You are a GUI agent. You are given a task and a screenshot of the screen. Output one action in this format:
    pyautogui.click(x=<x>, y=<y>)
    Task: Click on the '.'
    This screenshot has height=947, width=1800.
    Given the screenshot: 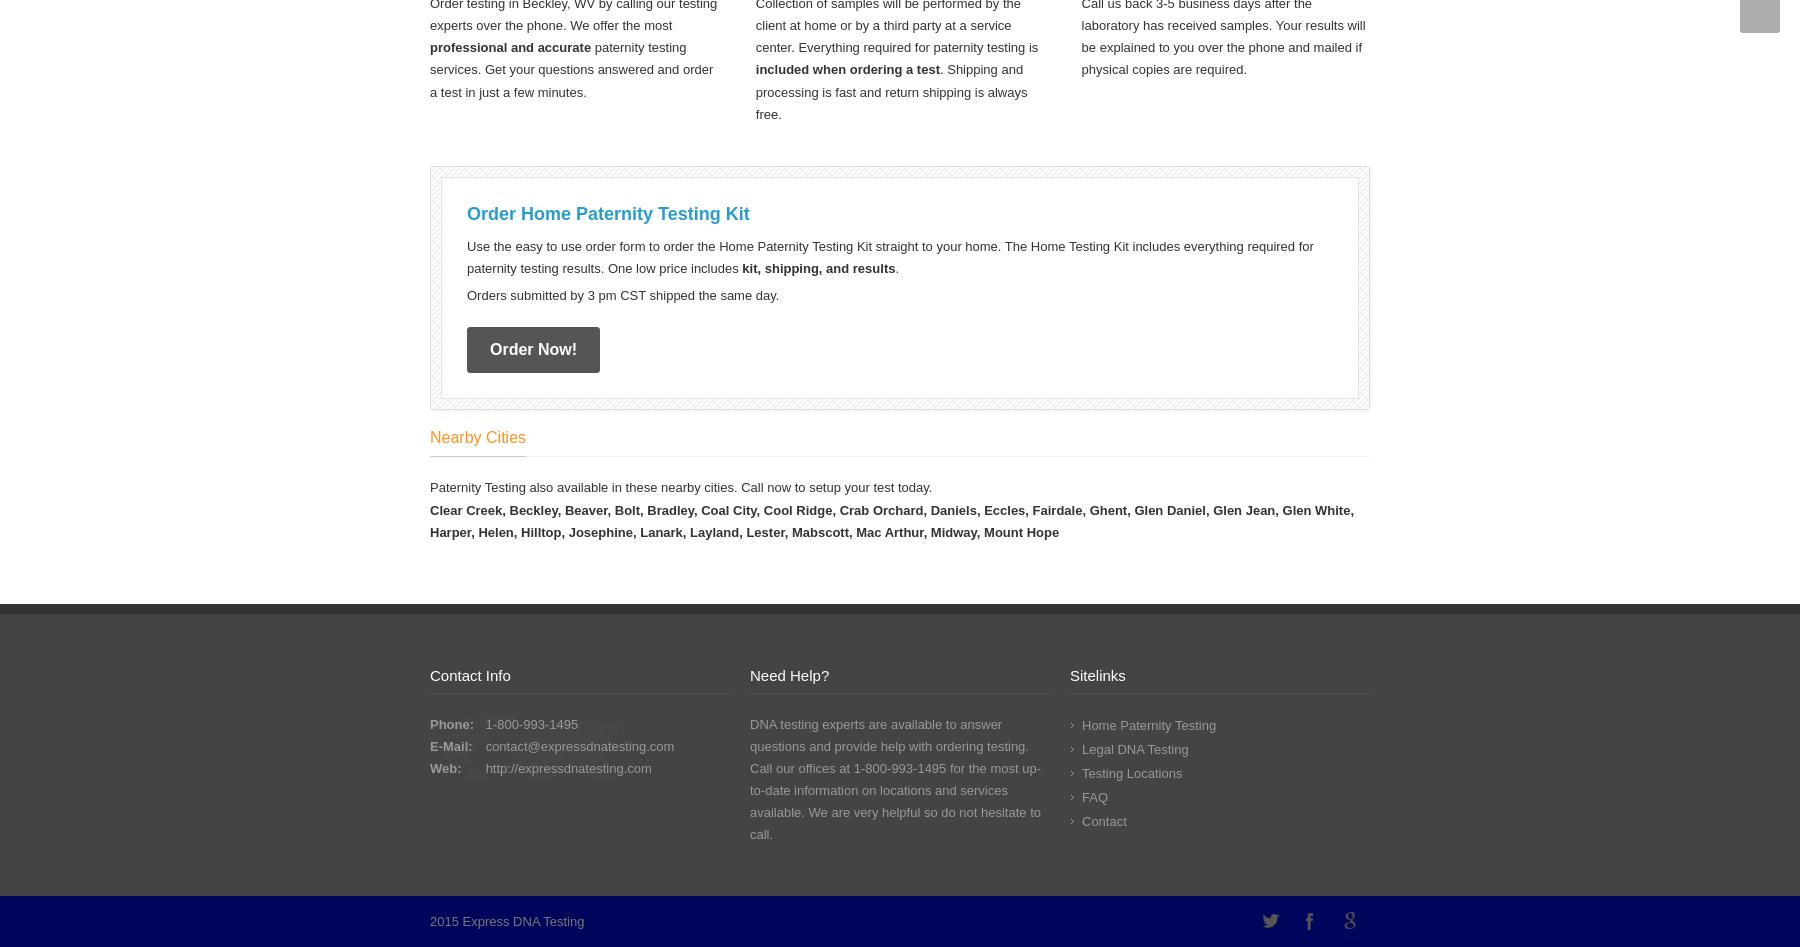 What is the action you would take?
    pyautogui.click(x=896, y=268)
    